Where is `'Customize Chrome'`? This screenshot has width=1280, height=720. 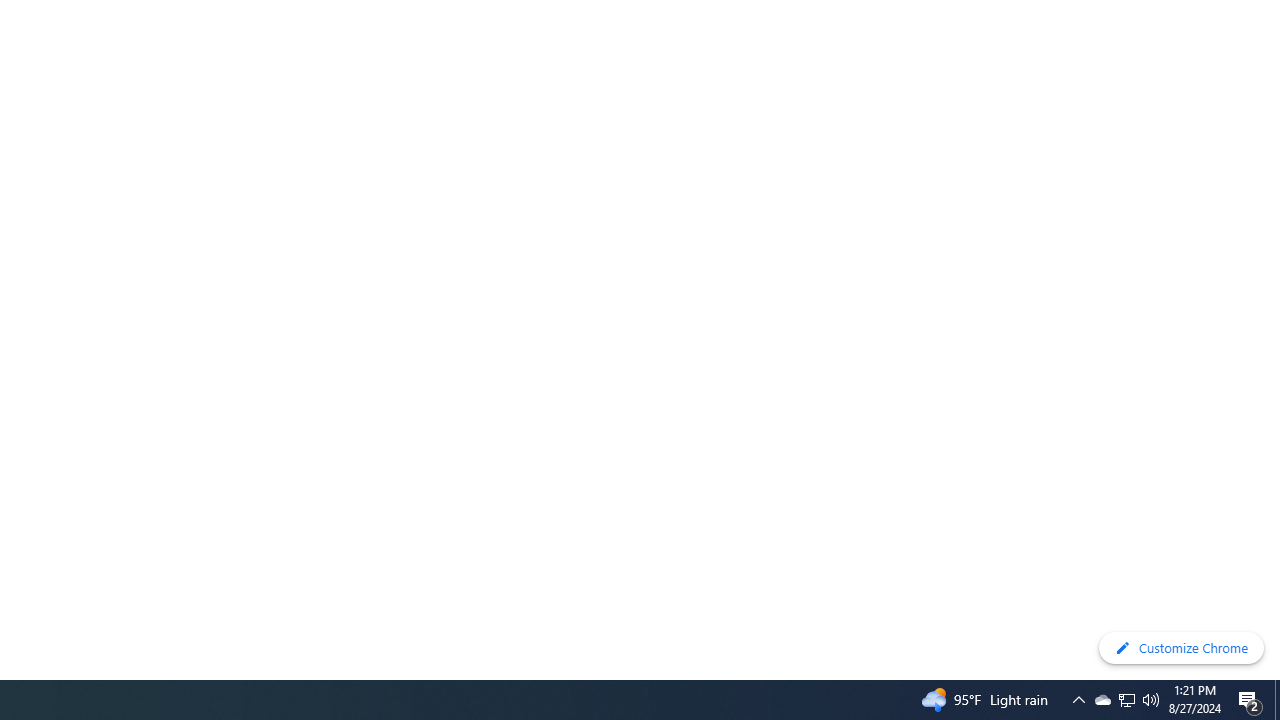
'Customize Chrome' is located at coordinates (1181, 648).